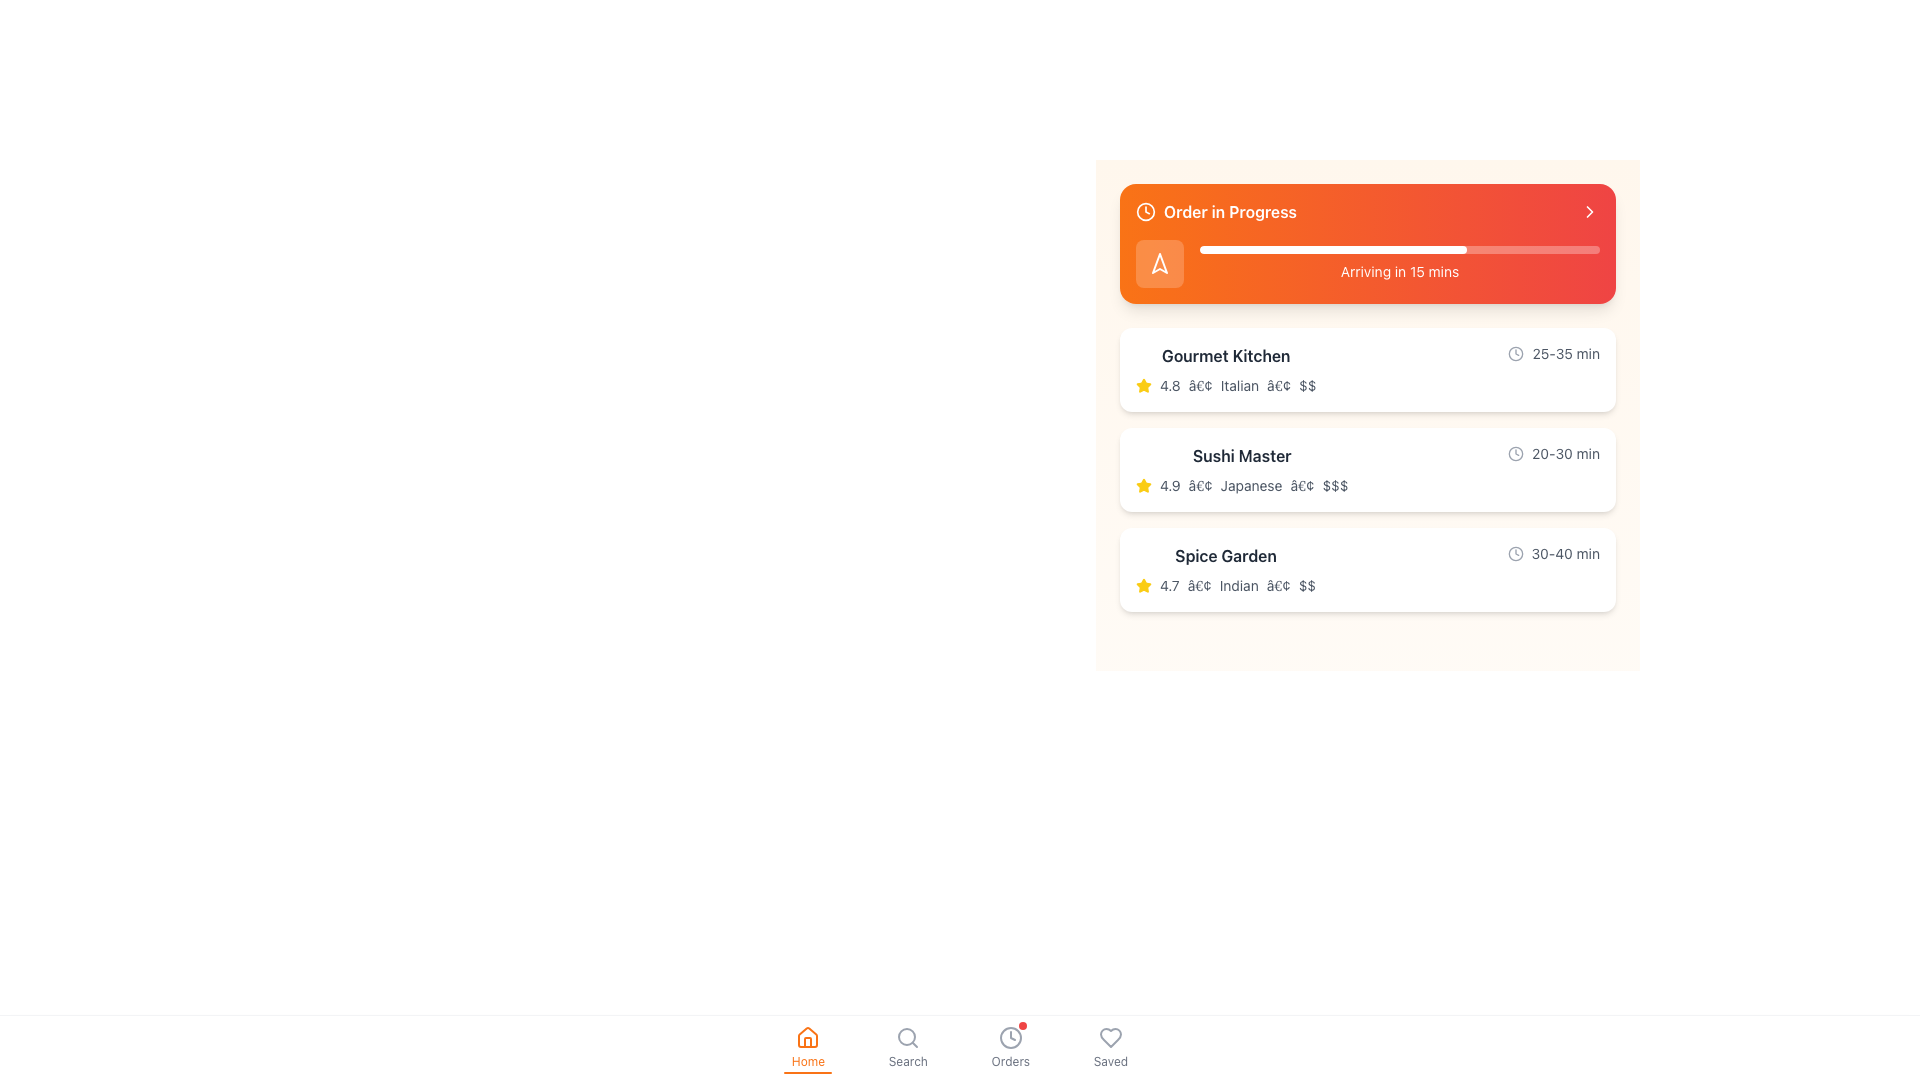 The height and width of the screenshot is (1080, 1920). Describe the element at coordinates (1588, 212) in the screenshot. I see `the right-pointing chevron icon located in the top-right corner of the 'Order in Progress' header` at that location.